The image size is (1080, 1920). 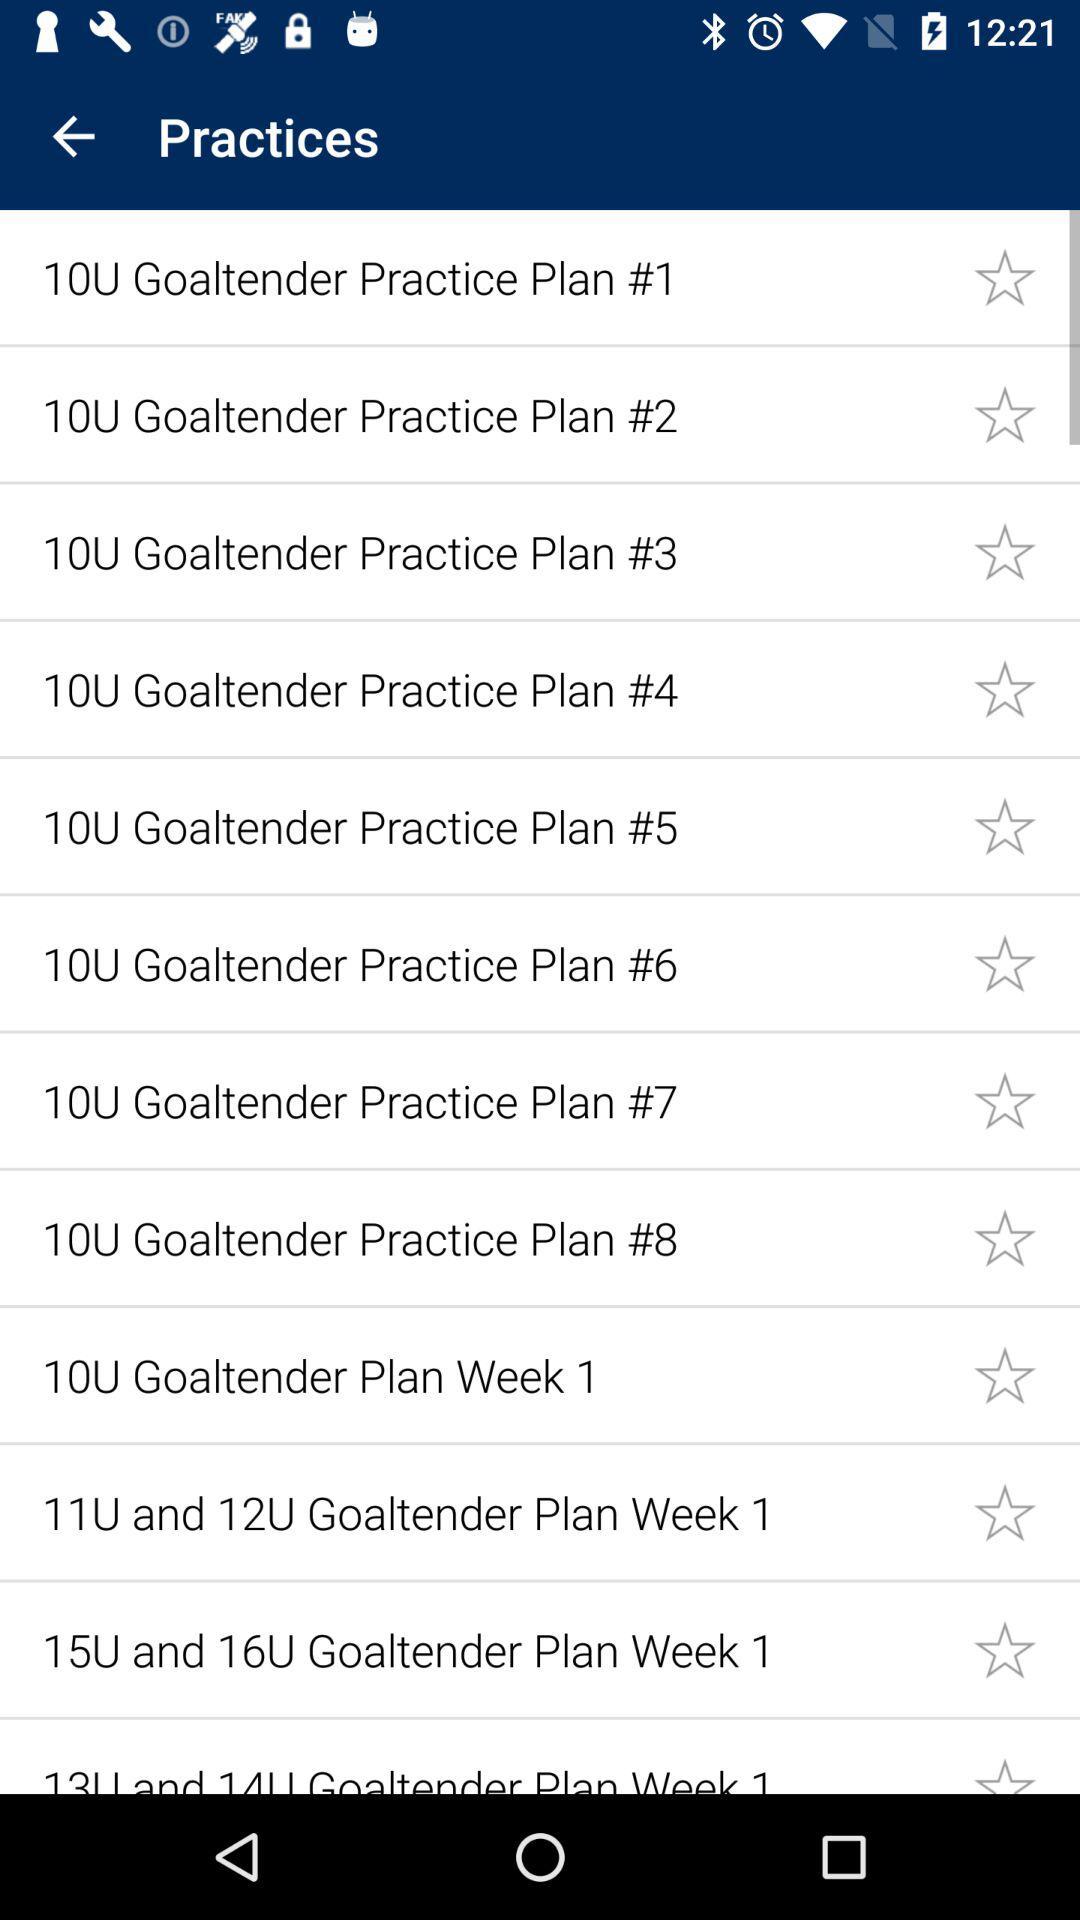 I want to click on star a practice plan, so click(x=1026, y=963).